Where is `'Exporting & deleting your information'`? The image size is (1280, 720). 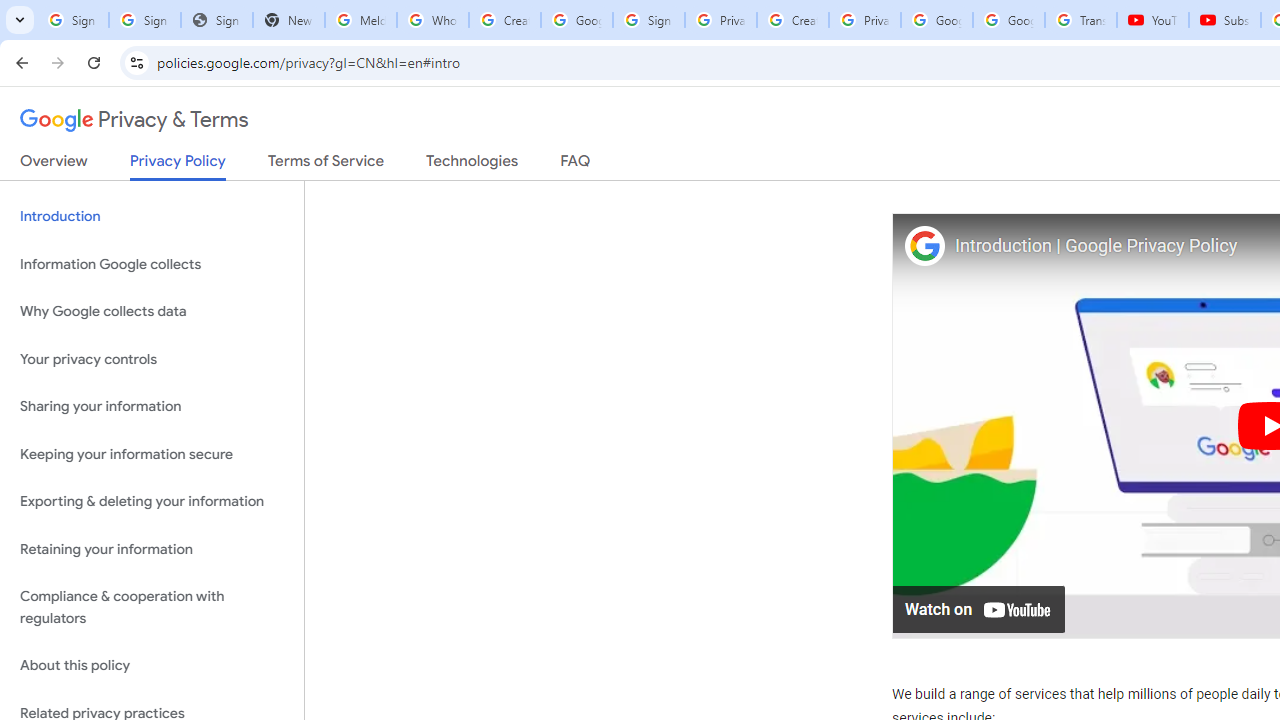
'Exporting & deleting your information' is located at coordinates (151, 501).